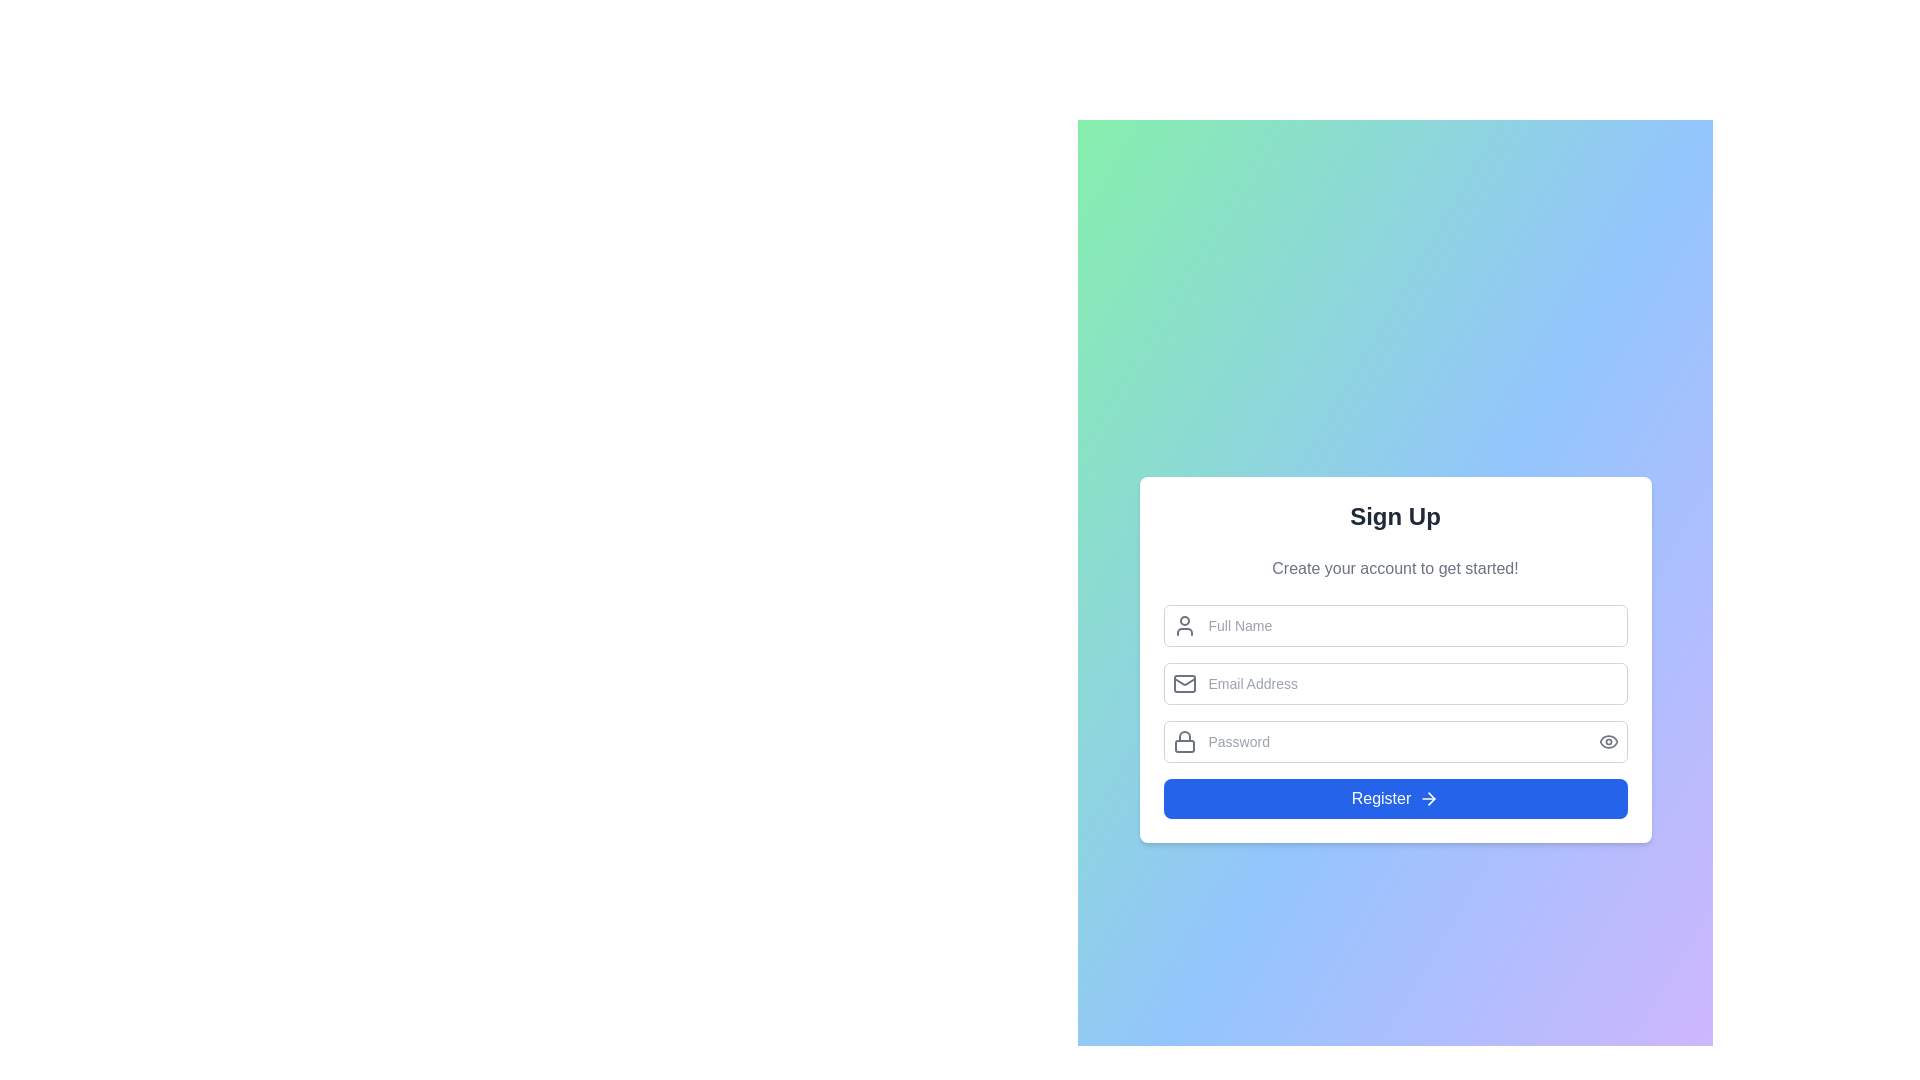 The width and height of the screenshot is (1920, 1080). Describe the element at coordinates (1412, 682) in the screenshot. I see `the email input field, which is located below the 'Full Name' field and above the 'Password' field` at that location.